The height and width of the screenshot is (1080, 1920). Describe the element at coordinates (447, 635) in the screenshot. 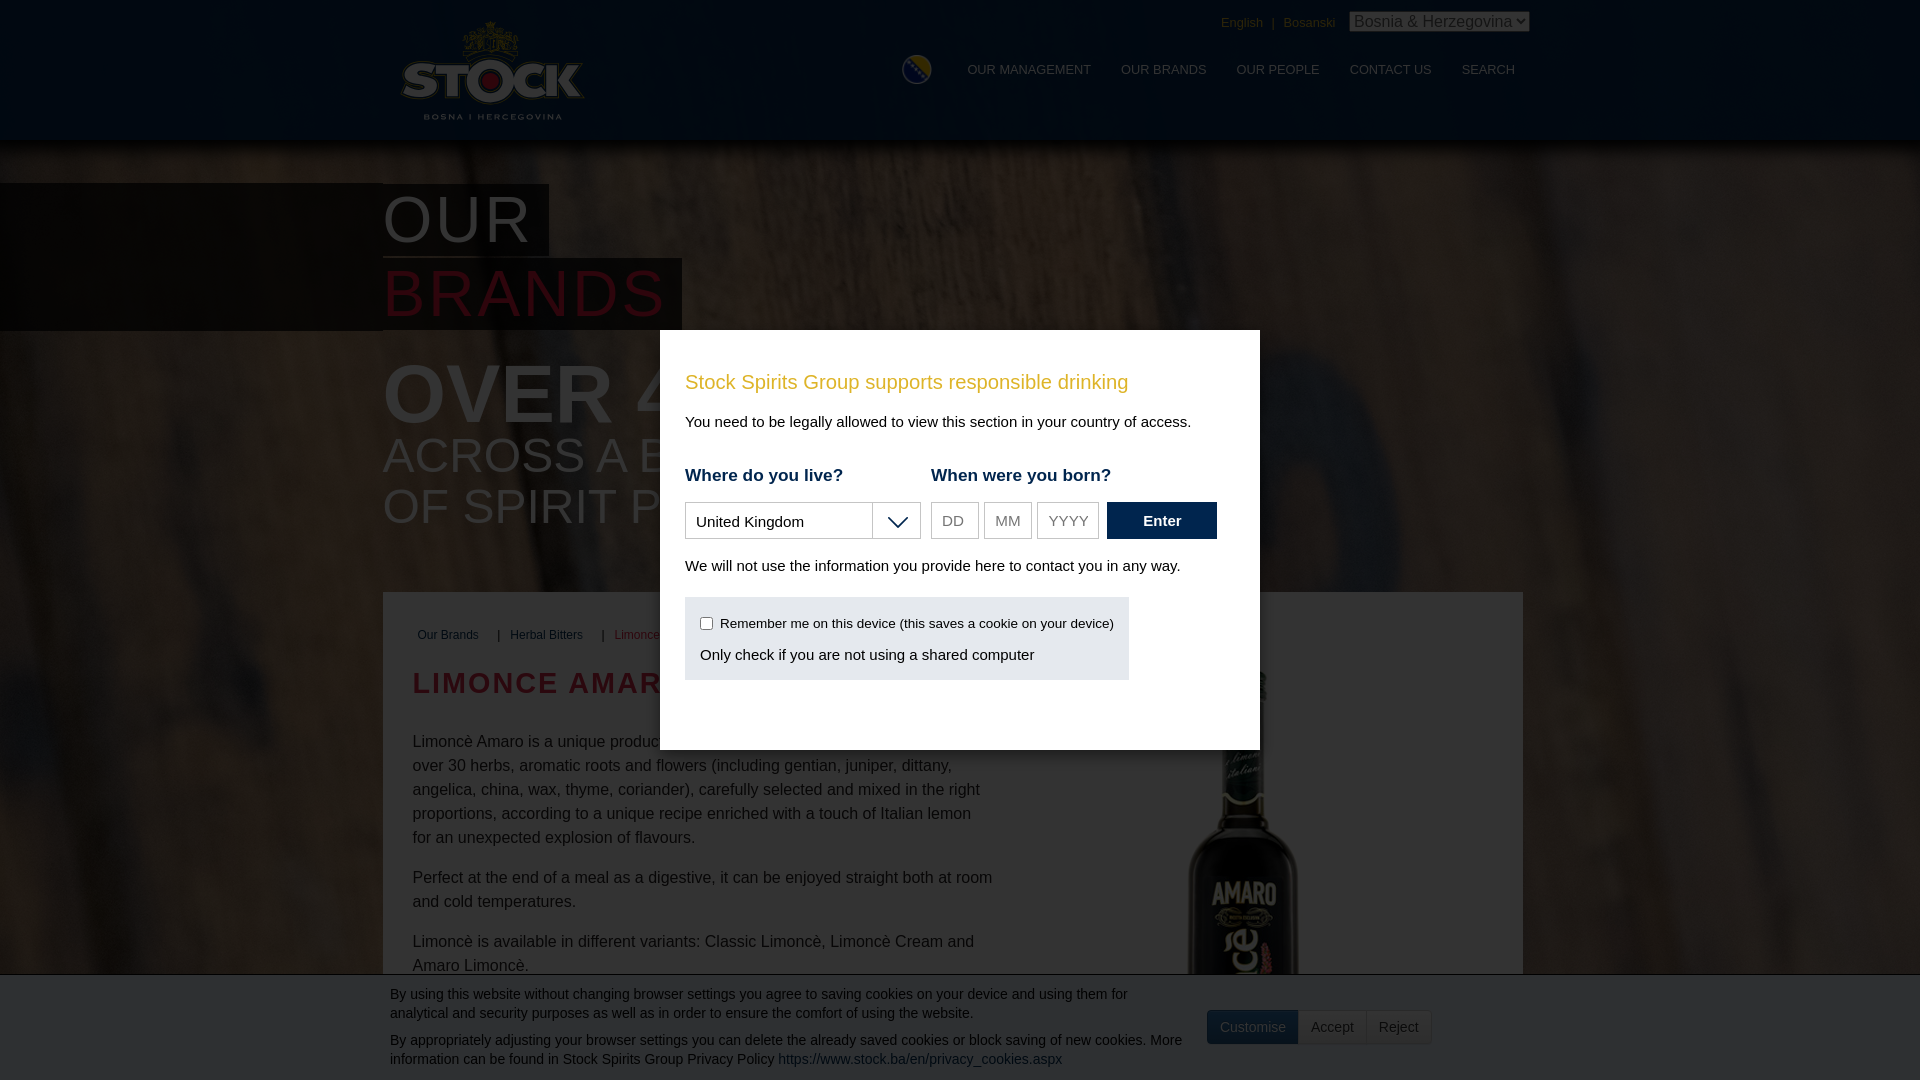

I see `'Our Brands'` at that location.